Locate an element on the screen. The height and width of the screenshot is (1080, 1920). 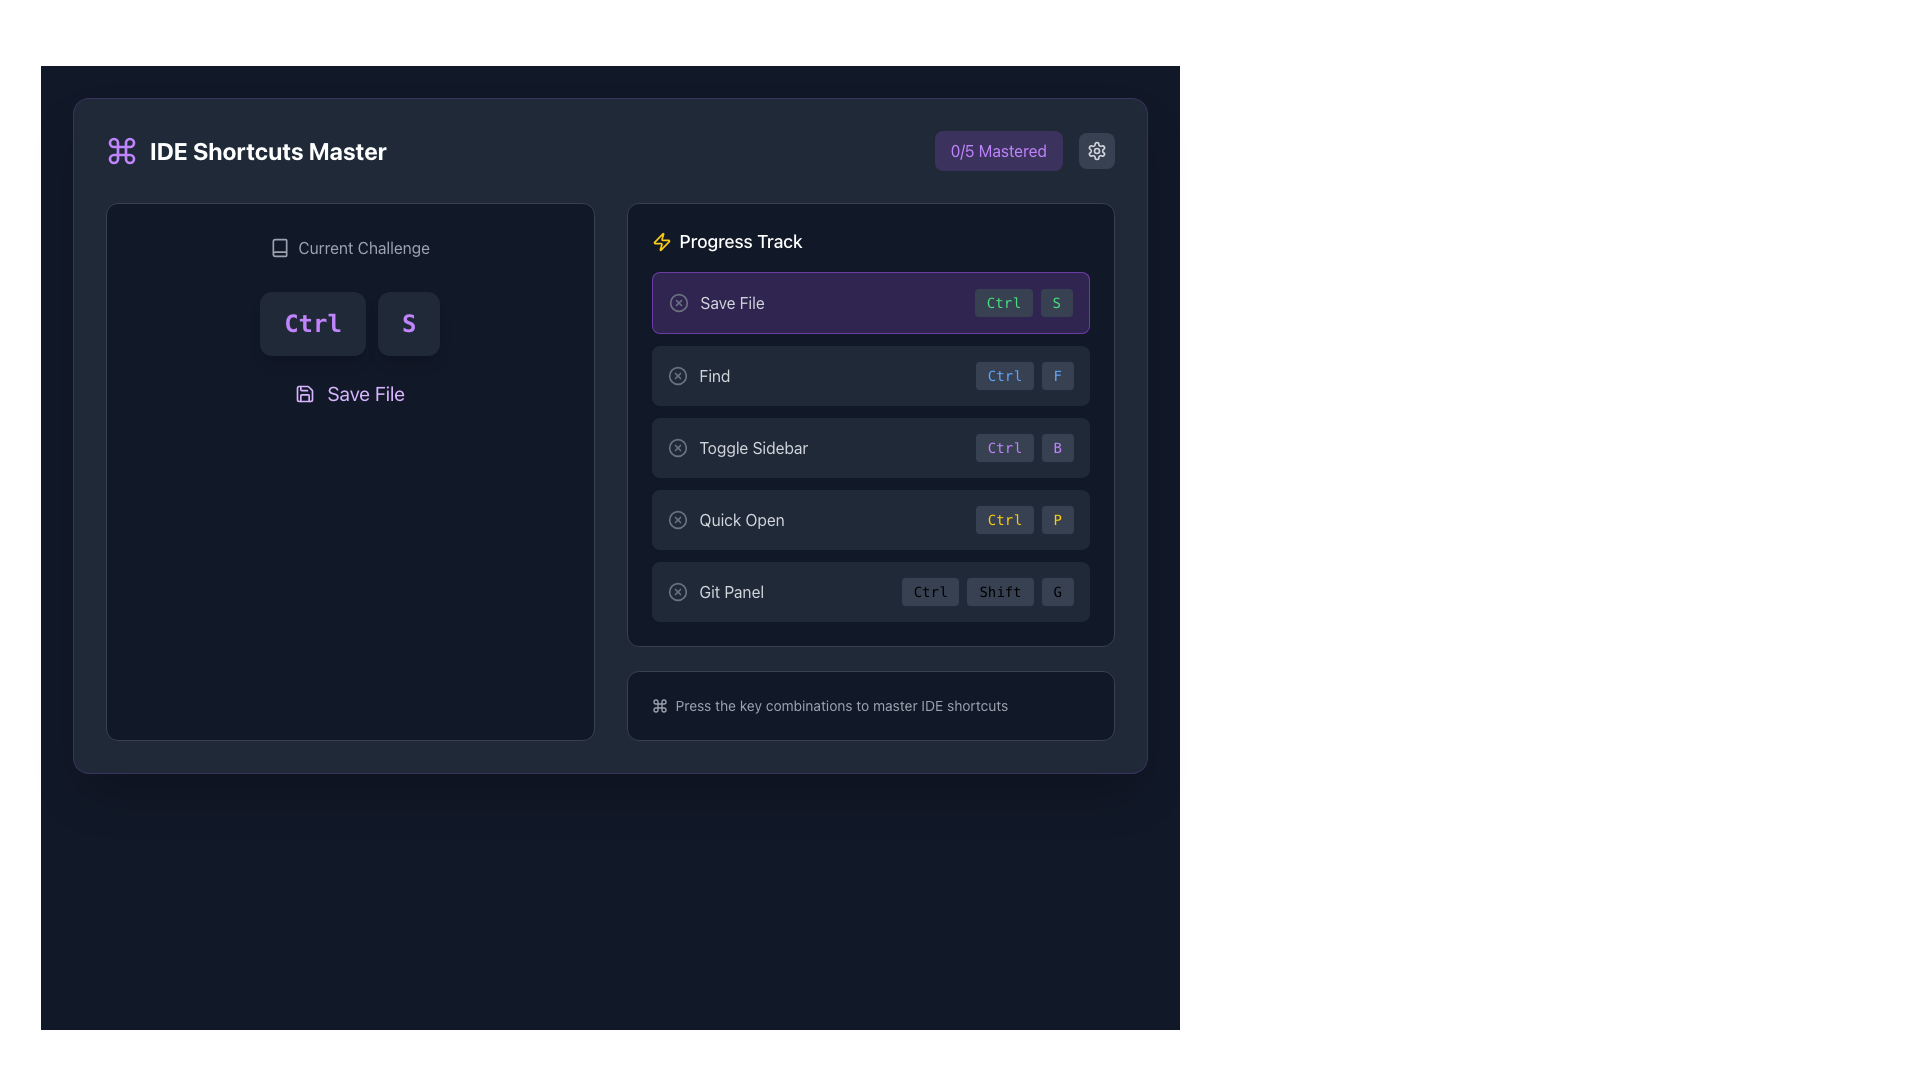
the third entry in the 'Progress Track' list, which consists of shortcut options with a dark background and highlighted distinct colors is located at coordinates (870, 446).